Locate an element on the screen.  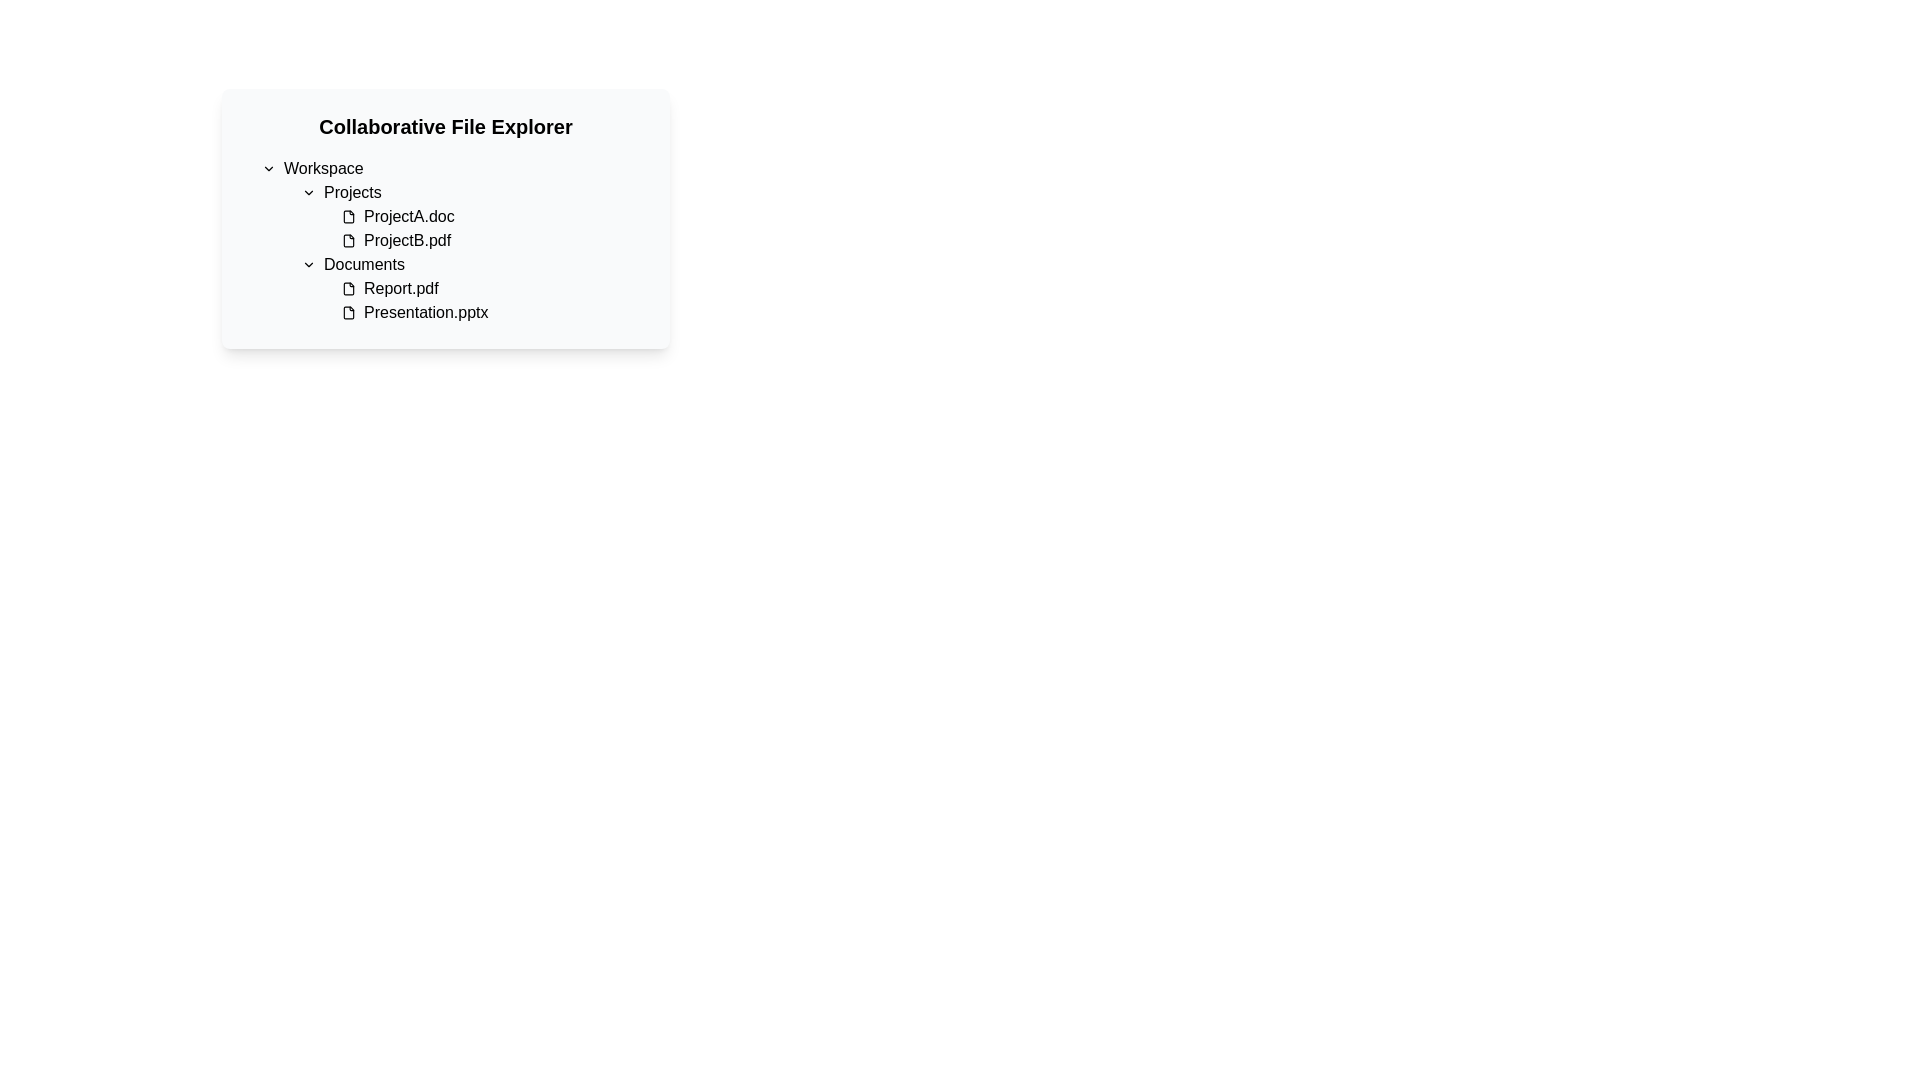
the text label displaying 'Report.pdf' located under the 'Documents' folder in the file explorer interface is located at coordinates (400, 289).